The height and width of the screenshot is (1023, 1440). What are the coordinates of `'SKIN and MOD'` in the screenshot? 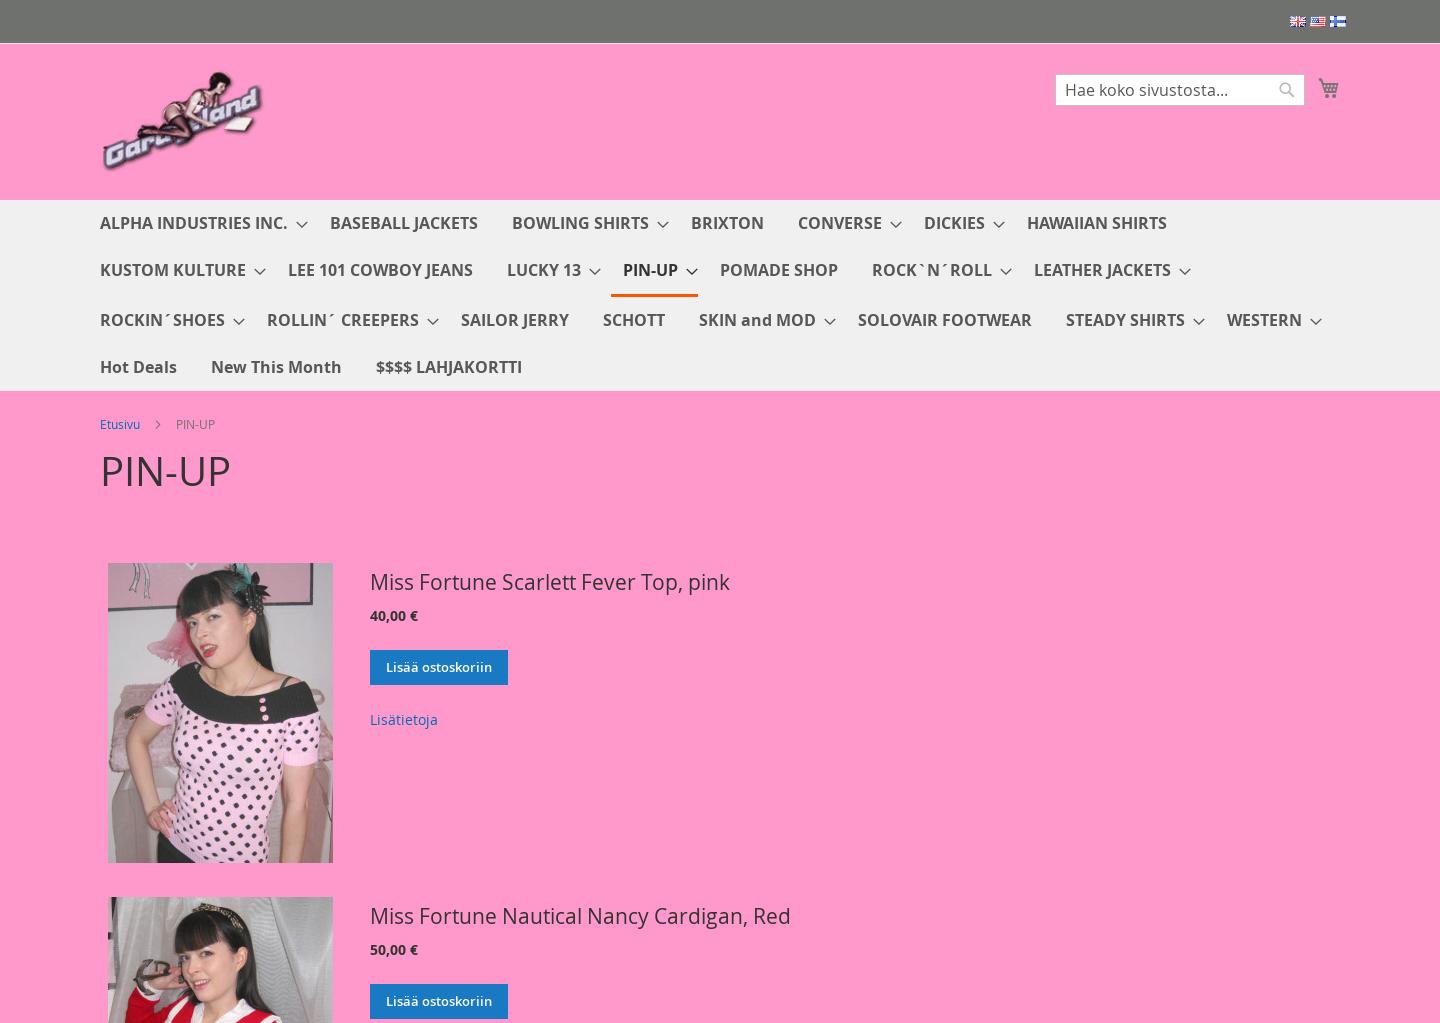 It's located at (756, 319).